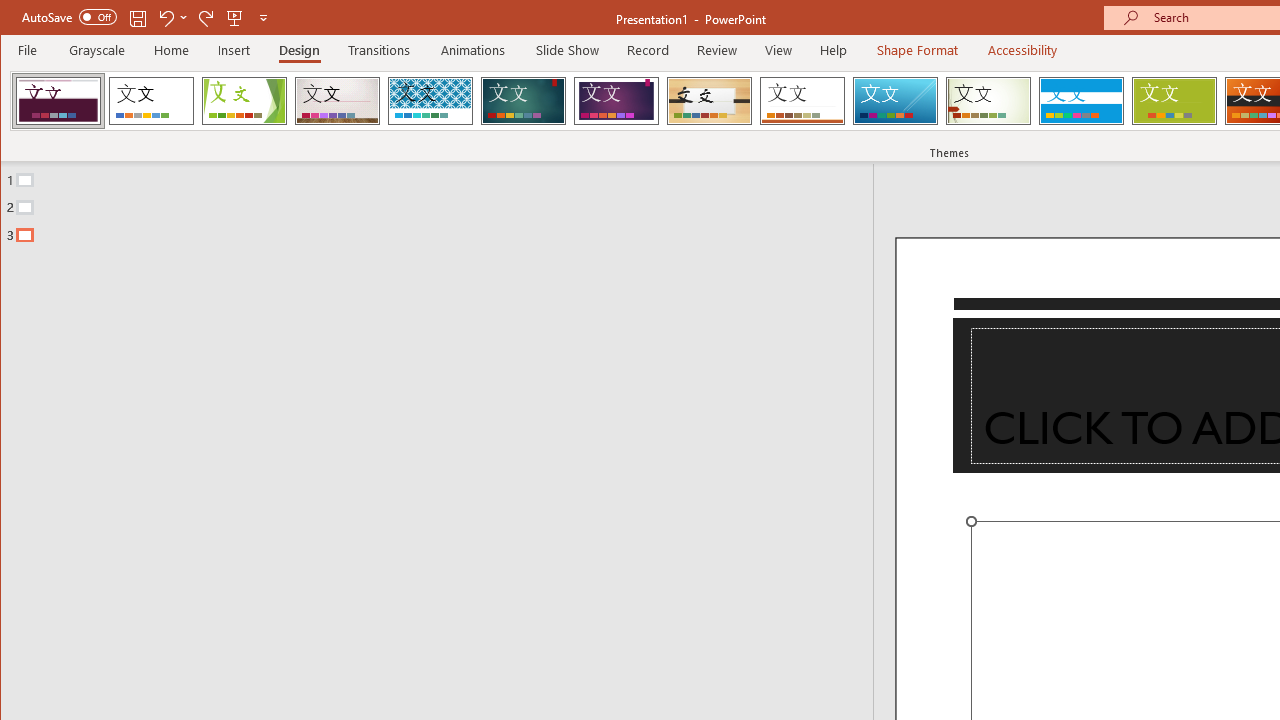 This screenshot has width=1280, height=720. What do you see at coordinates (615, 100) in the screenshot?
I see `'Ion Boardroom'` at bounding box center [615, 100].